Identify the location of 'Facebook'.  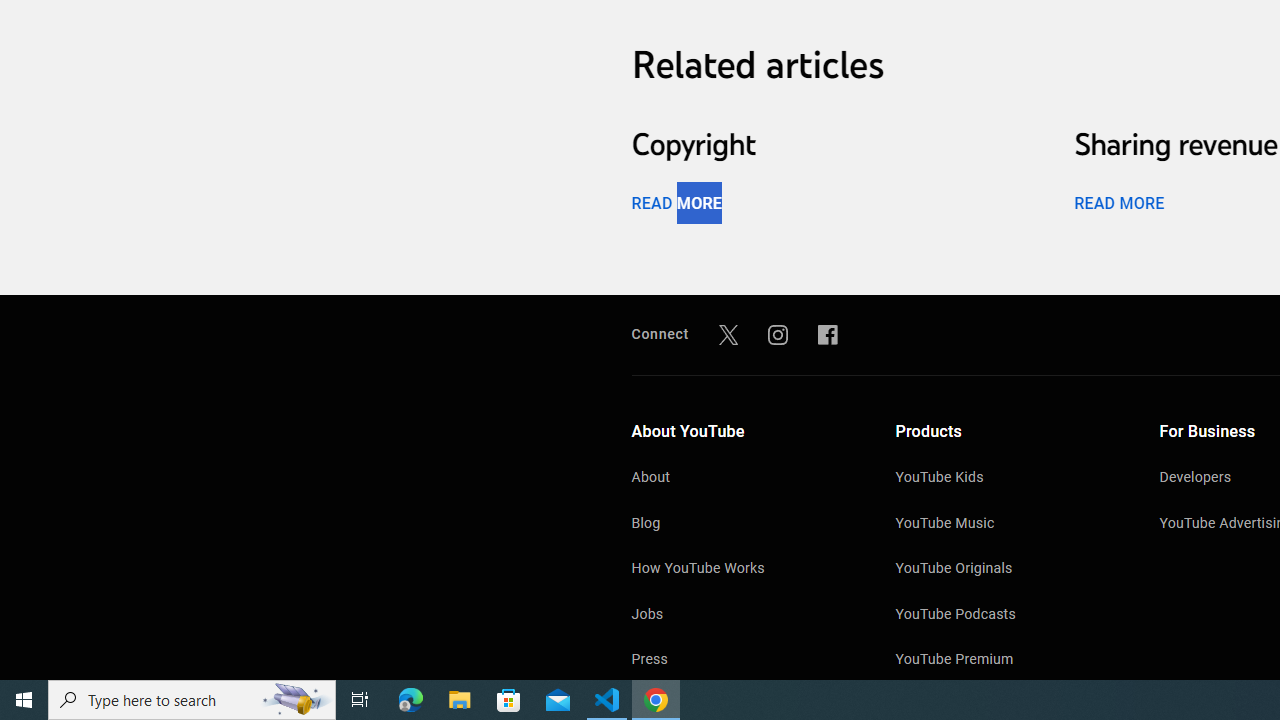
(828, 333).